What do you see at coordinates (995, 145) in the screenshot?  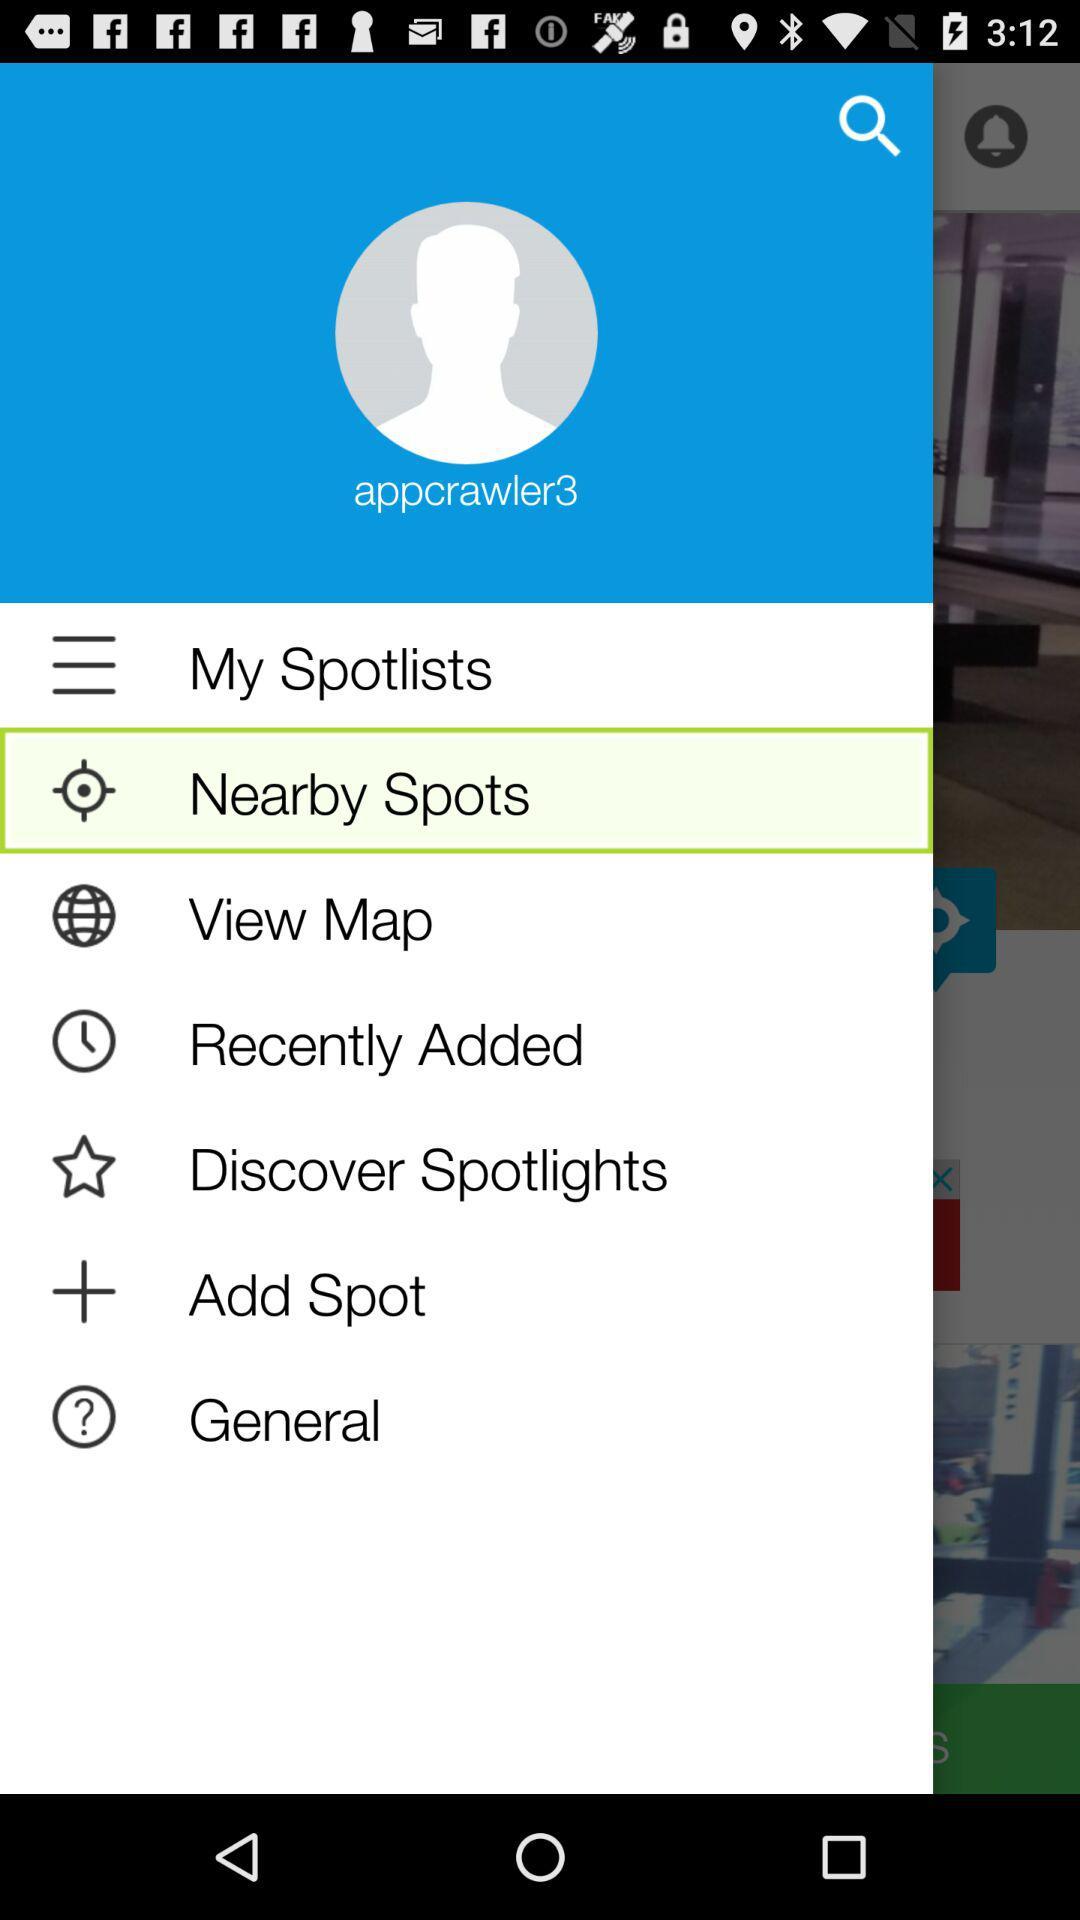 I see `the notifications icon` at bounding box center [995, 145].